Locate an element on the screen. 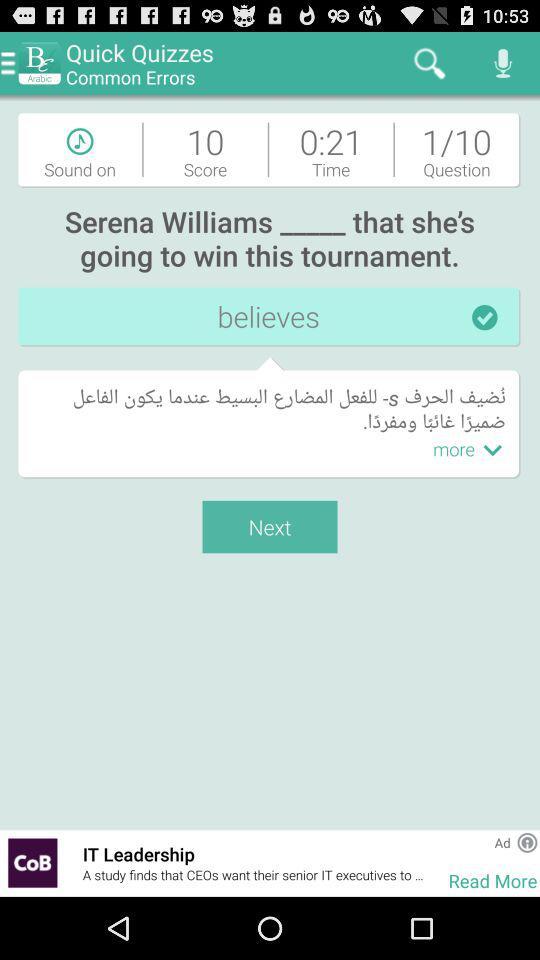 This screenshot has height=960, width=540. the believes button is located at coordinates (270, 317).